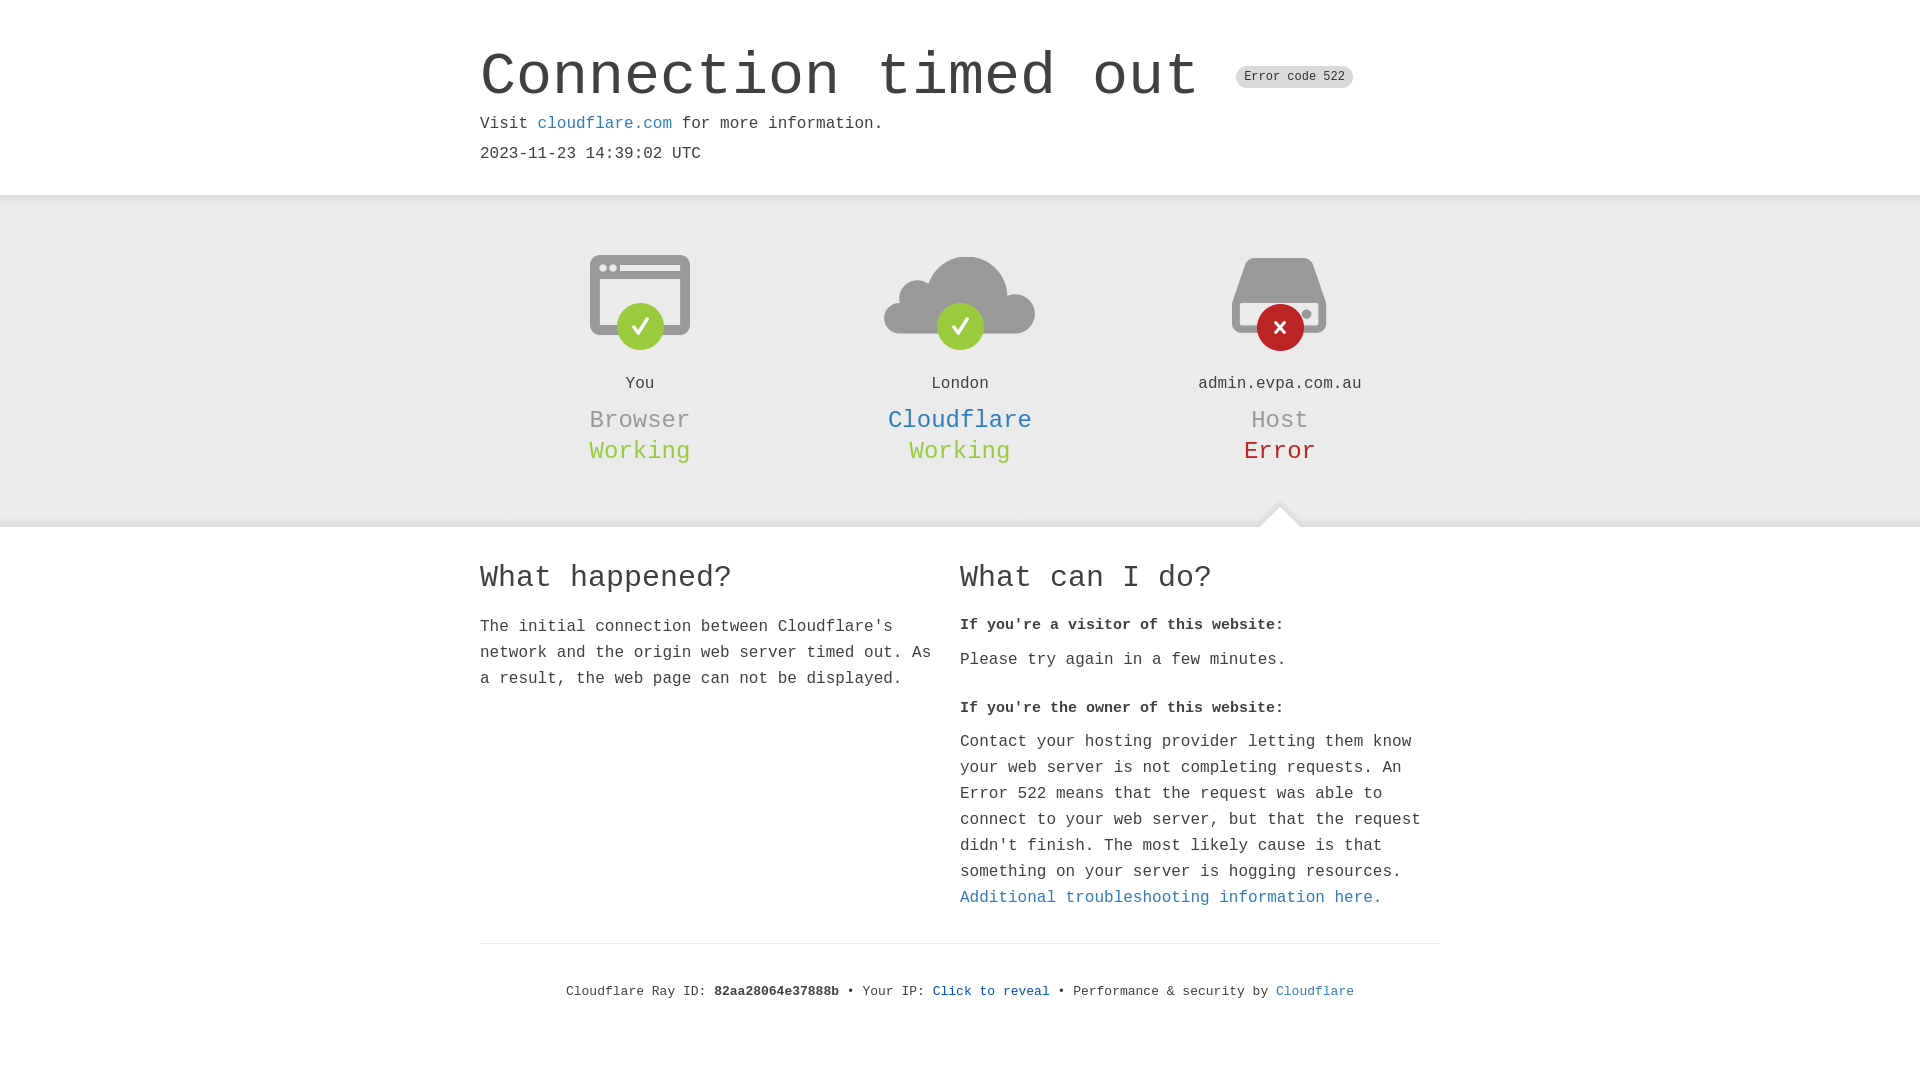 The height and width of the screenshot is (1080, 1920). Describe the element at coordinates (960, 419) in the screenshot. I see `'Cloudflare'` at that location.